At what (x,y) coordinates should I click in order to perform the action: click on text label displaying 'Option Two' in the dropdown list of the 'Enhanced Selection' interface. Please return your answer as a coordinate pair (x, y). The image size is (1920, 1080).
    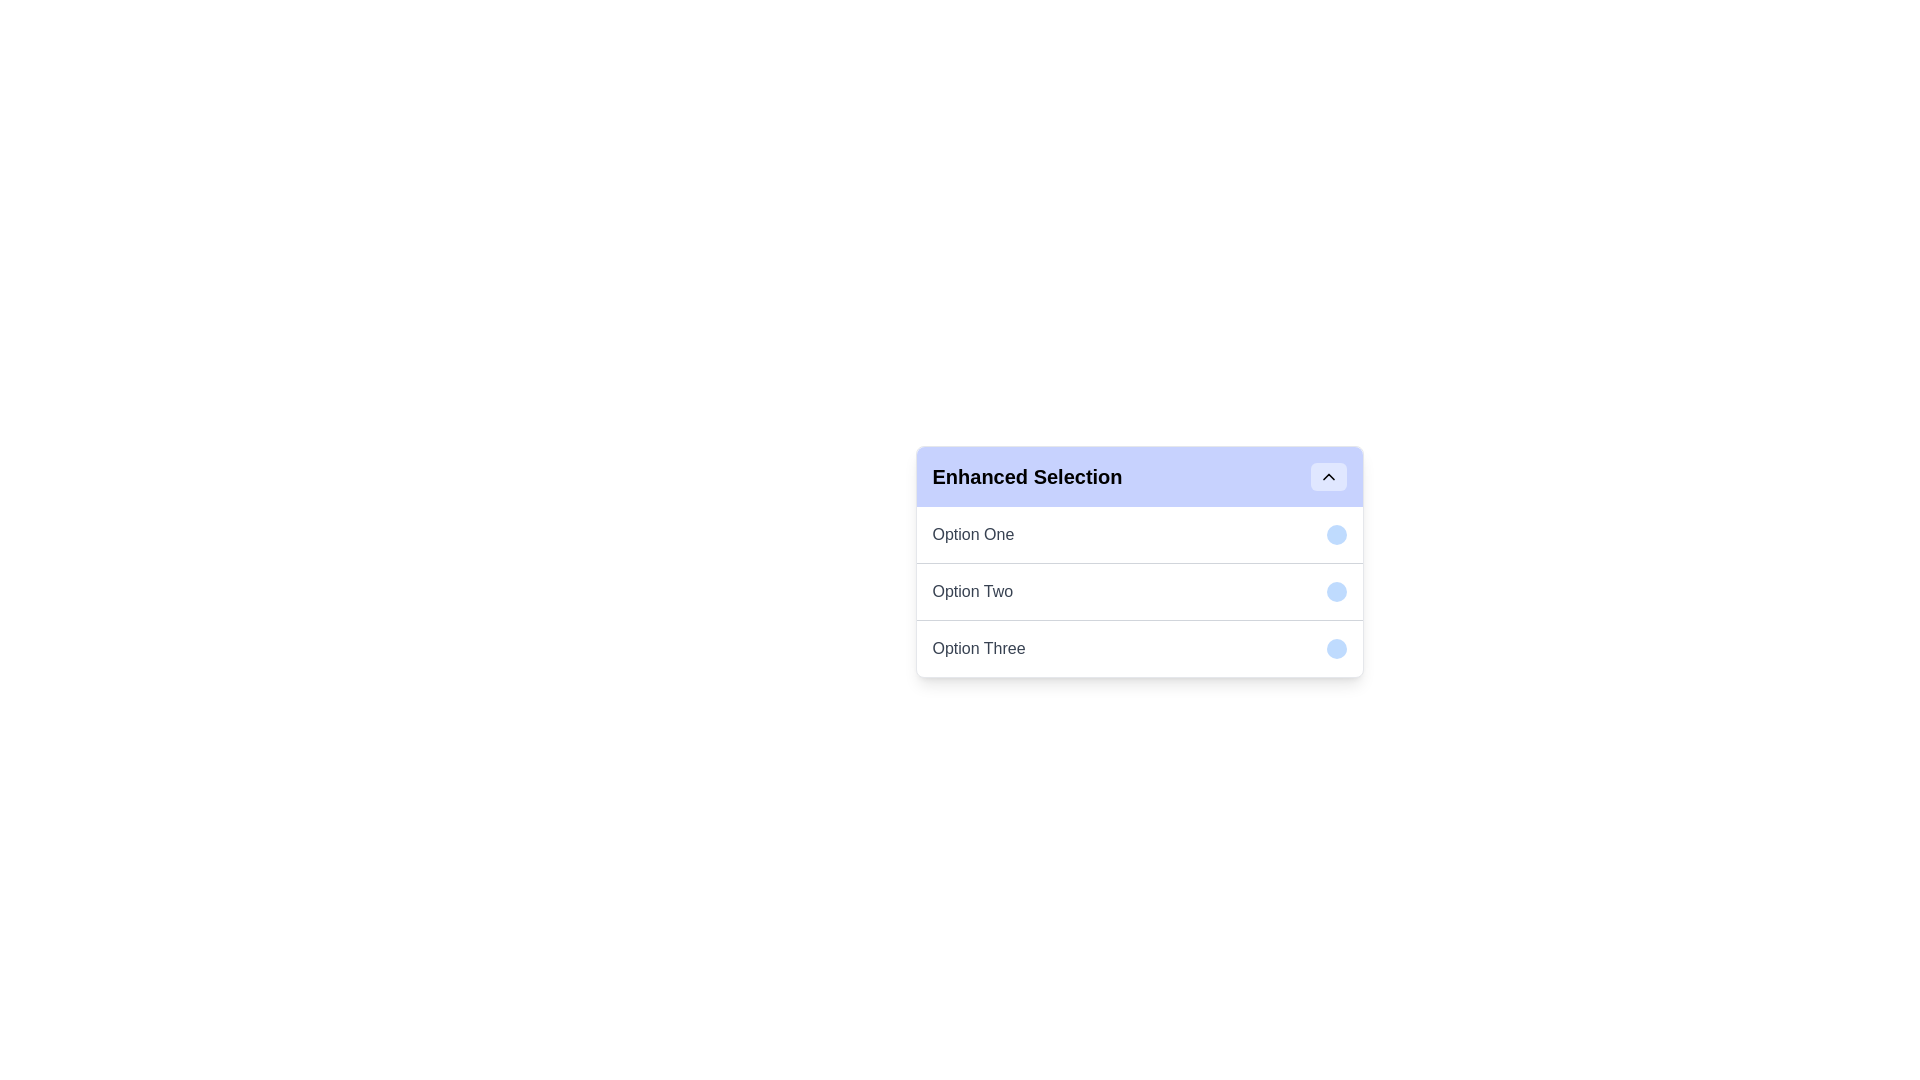
    Looking at the image, I should click on (972, 590).